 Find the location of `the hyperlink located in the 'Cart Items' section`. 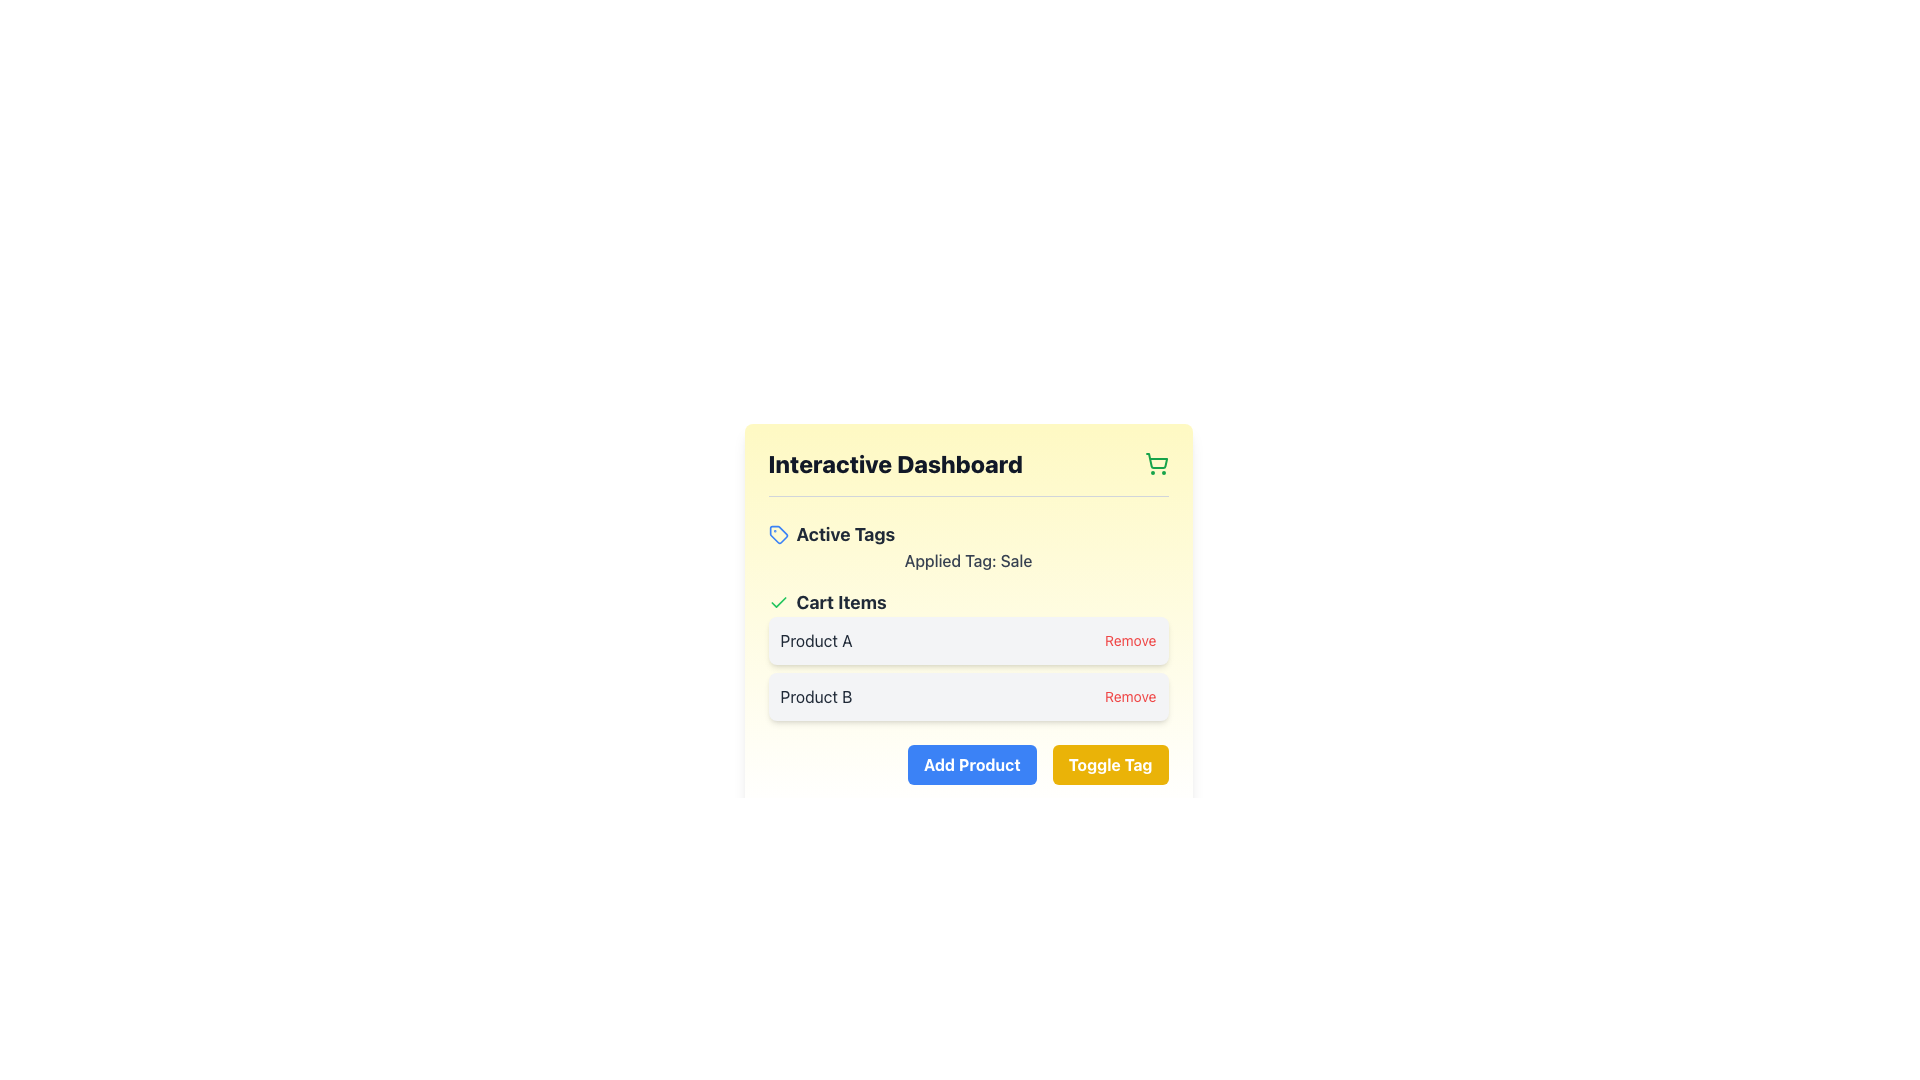

the hyperlink located in the 'Cart Items' section is located at coordinates (1130, 640).